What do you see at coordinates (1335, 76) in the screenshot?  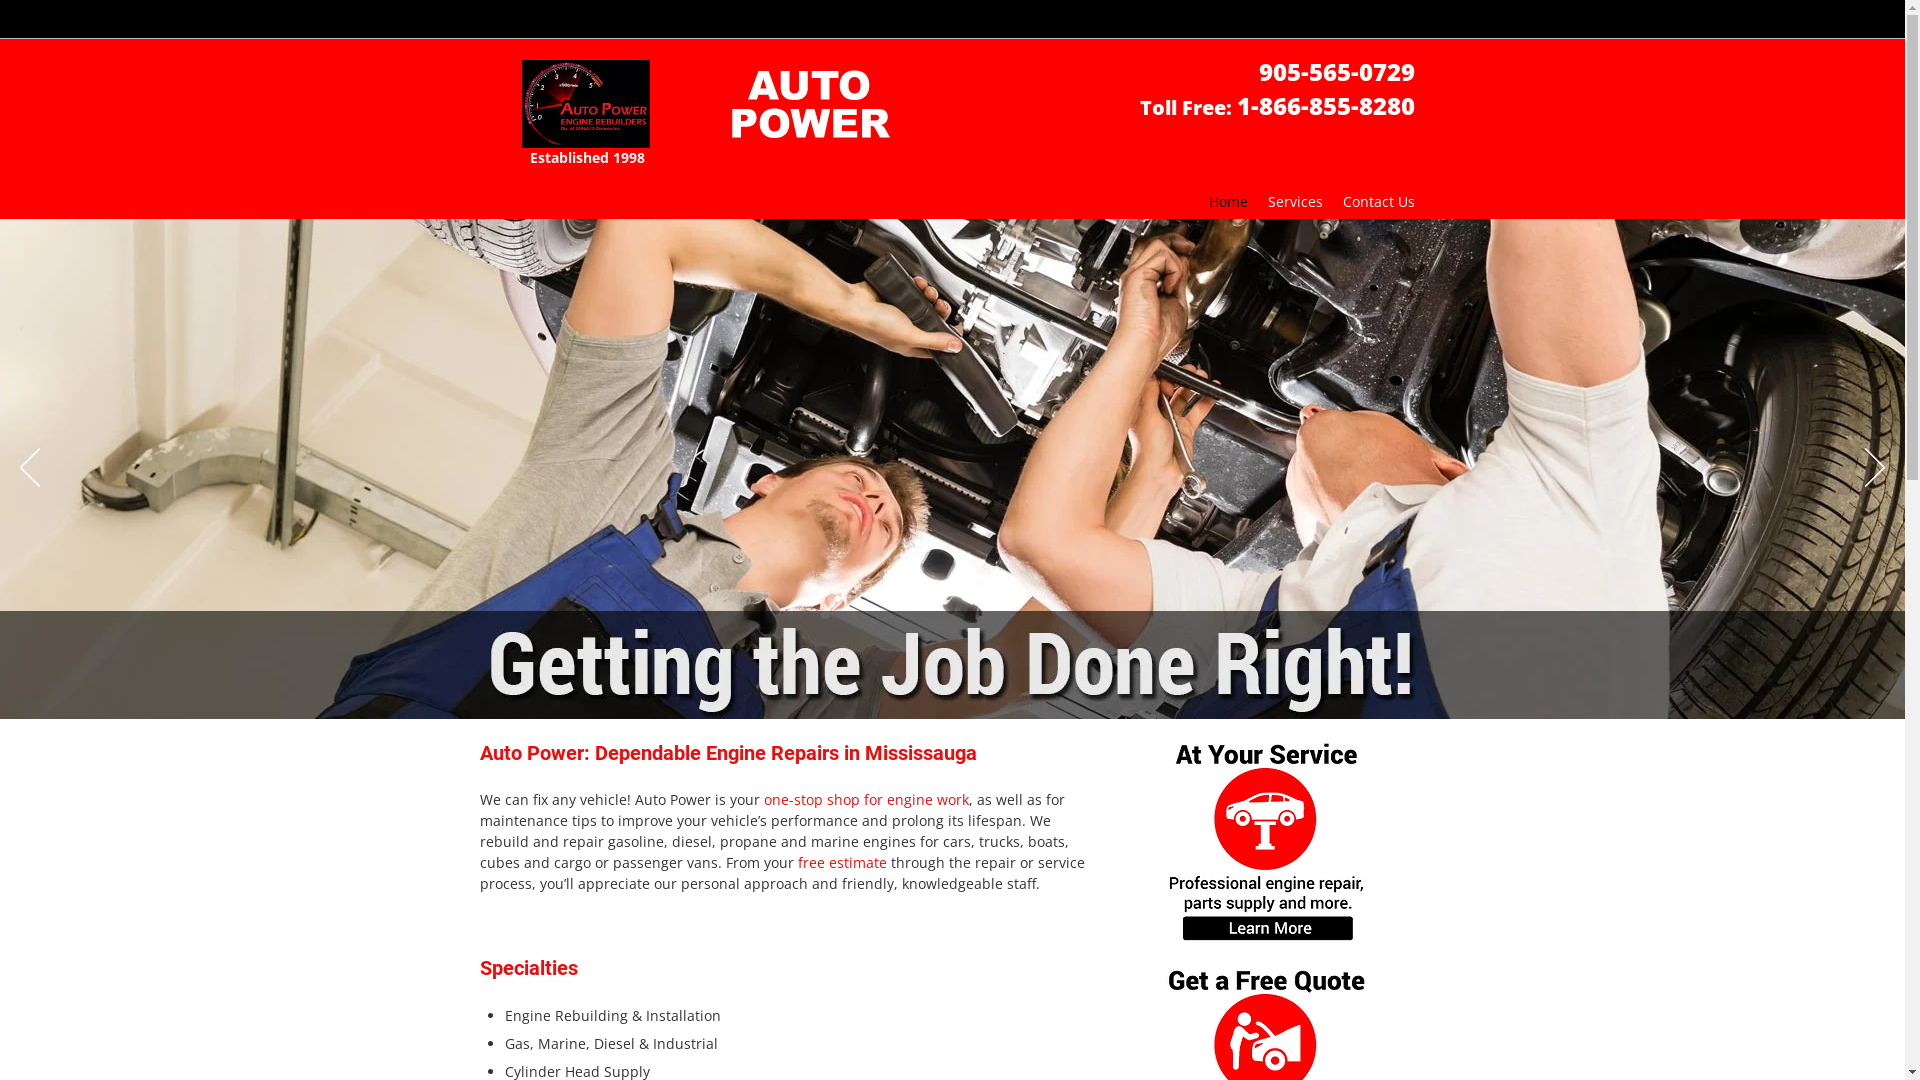 I see `'905-565-0729'` at bounding box center [1335, 76].